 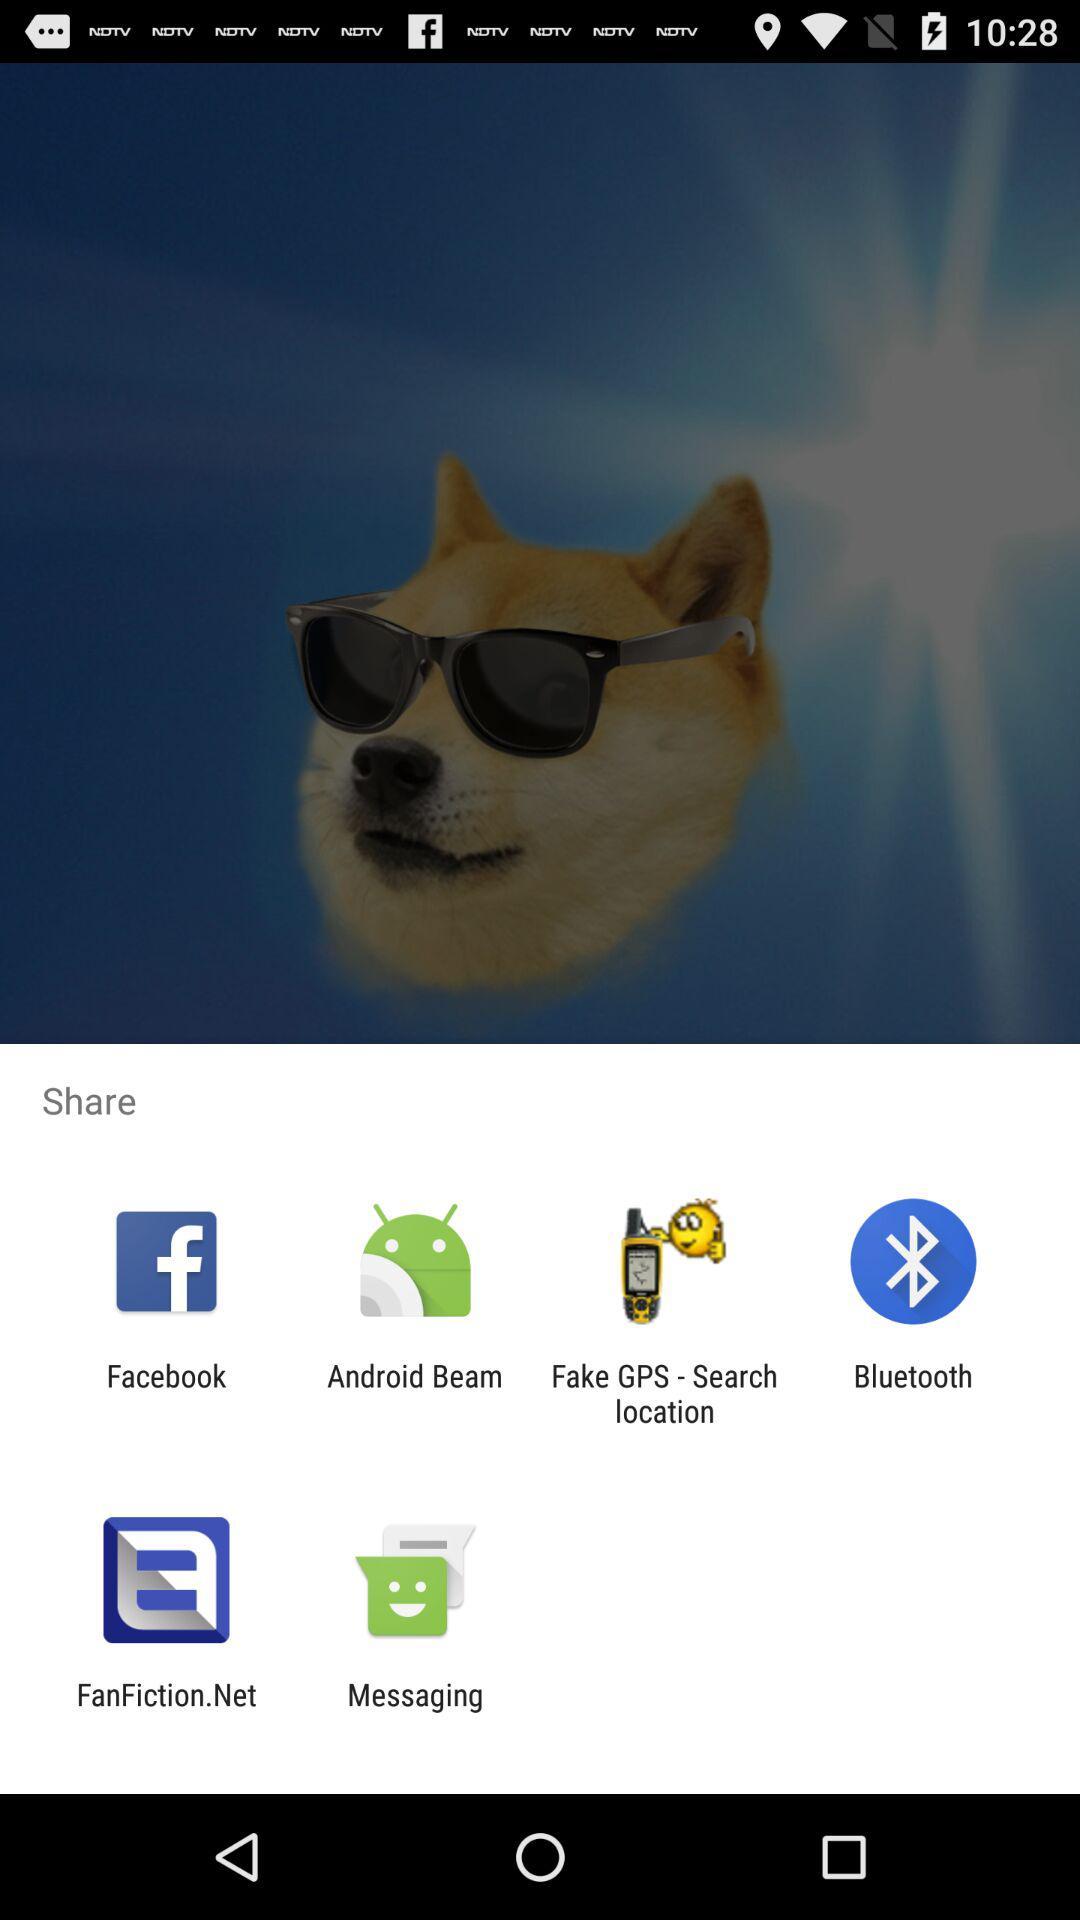 What do you see at coordinates (165, 1392) in the screenshot?
I see `the facebook` at bounding box center [165, 1392].